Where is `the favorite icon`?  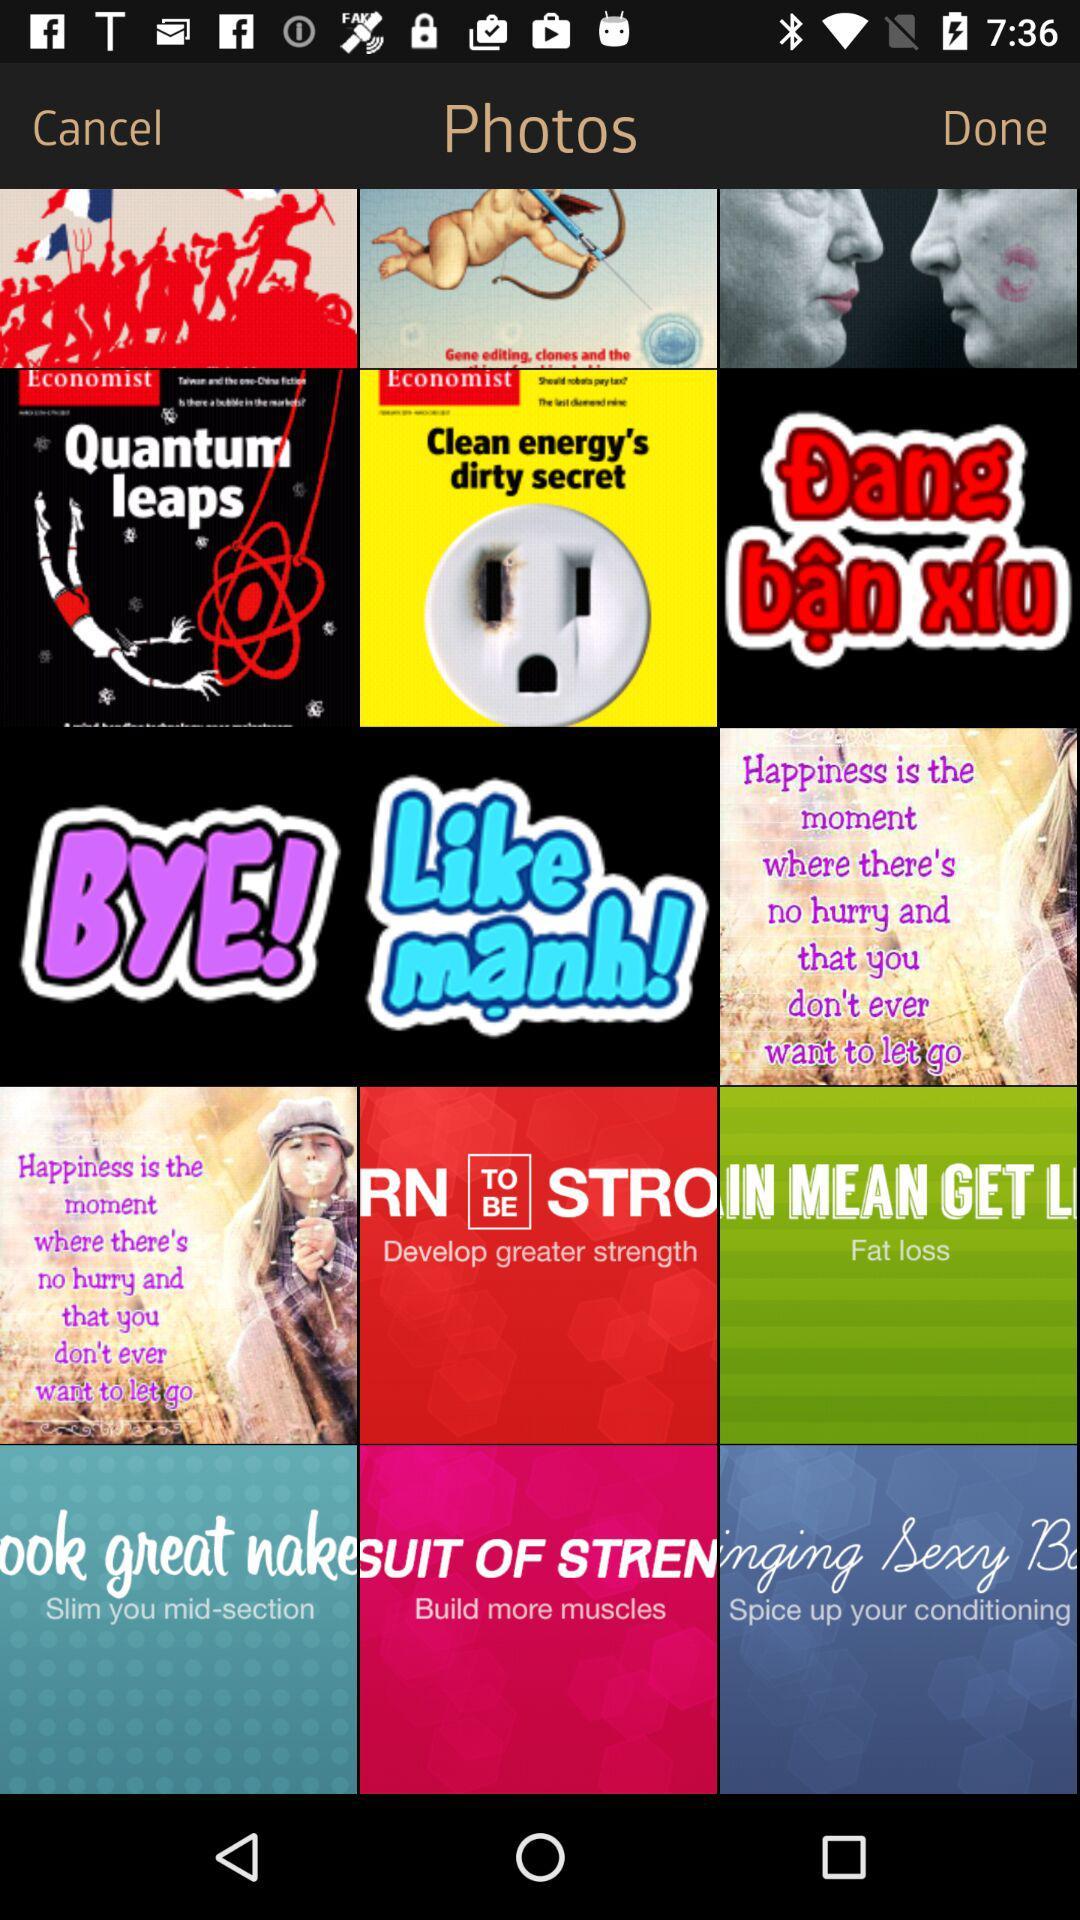
the favorite icon is located at coordinates (537, 277).